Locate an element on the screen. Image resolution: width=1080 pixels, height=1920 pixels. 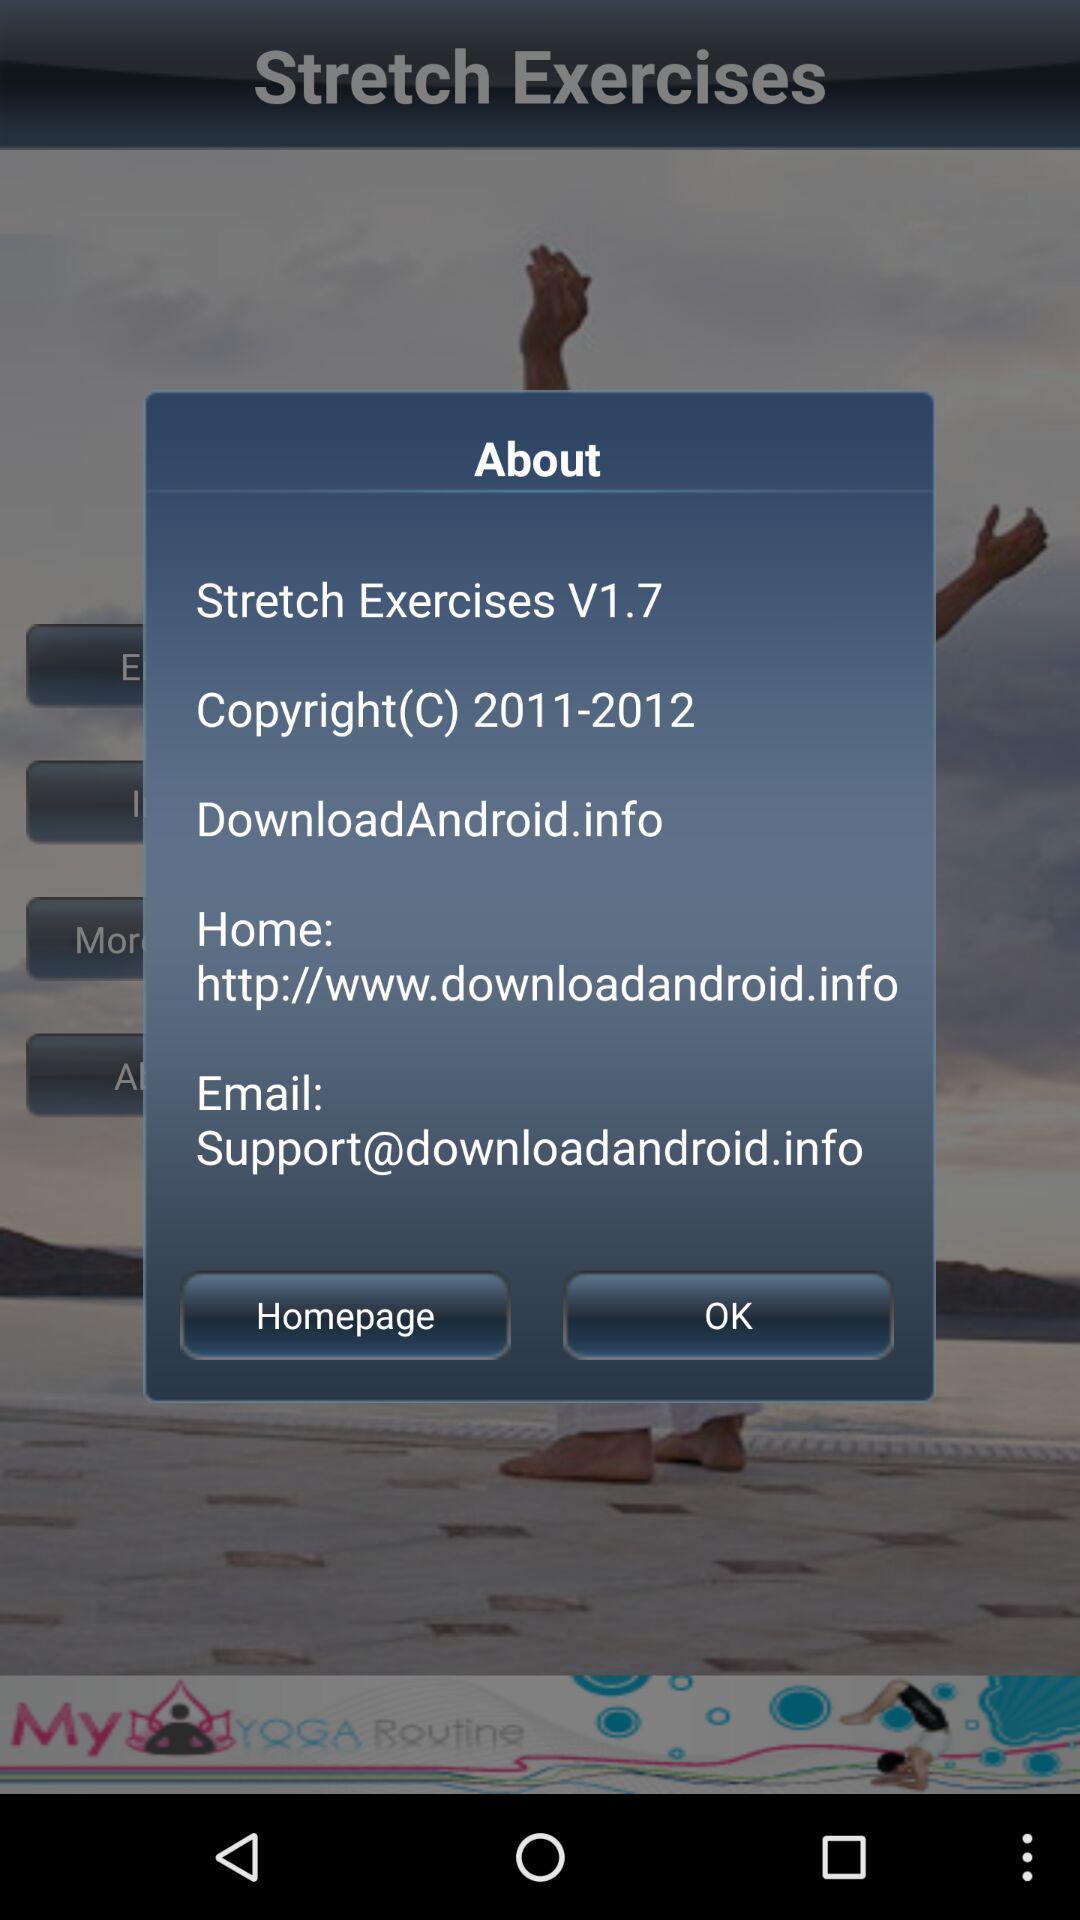
app below stretch exercises v1 app is located at coordinates (344, 1315).